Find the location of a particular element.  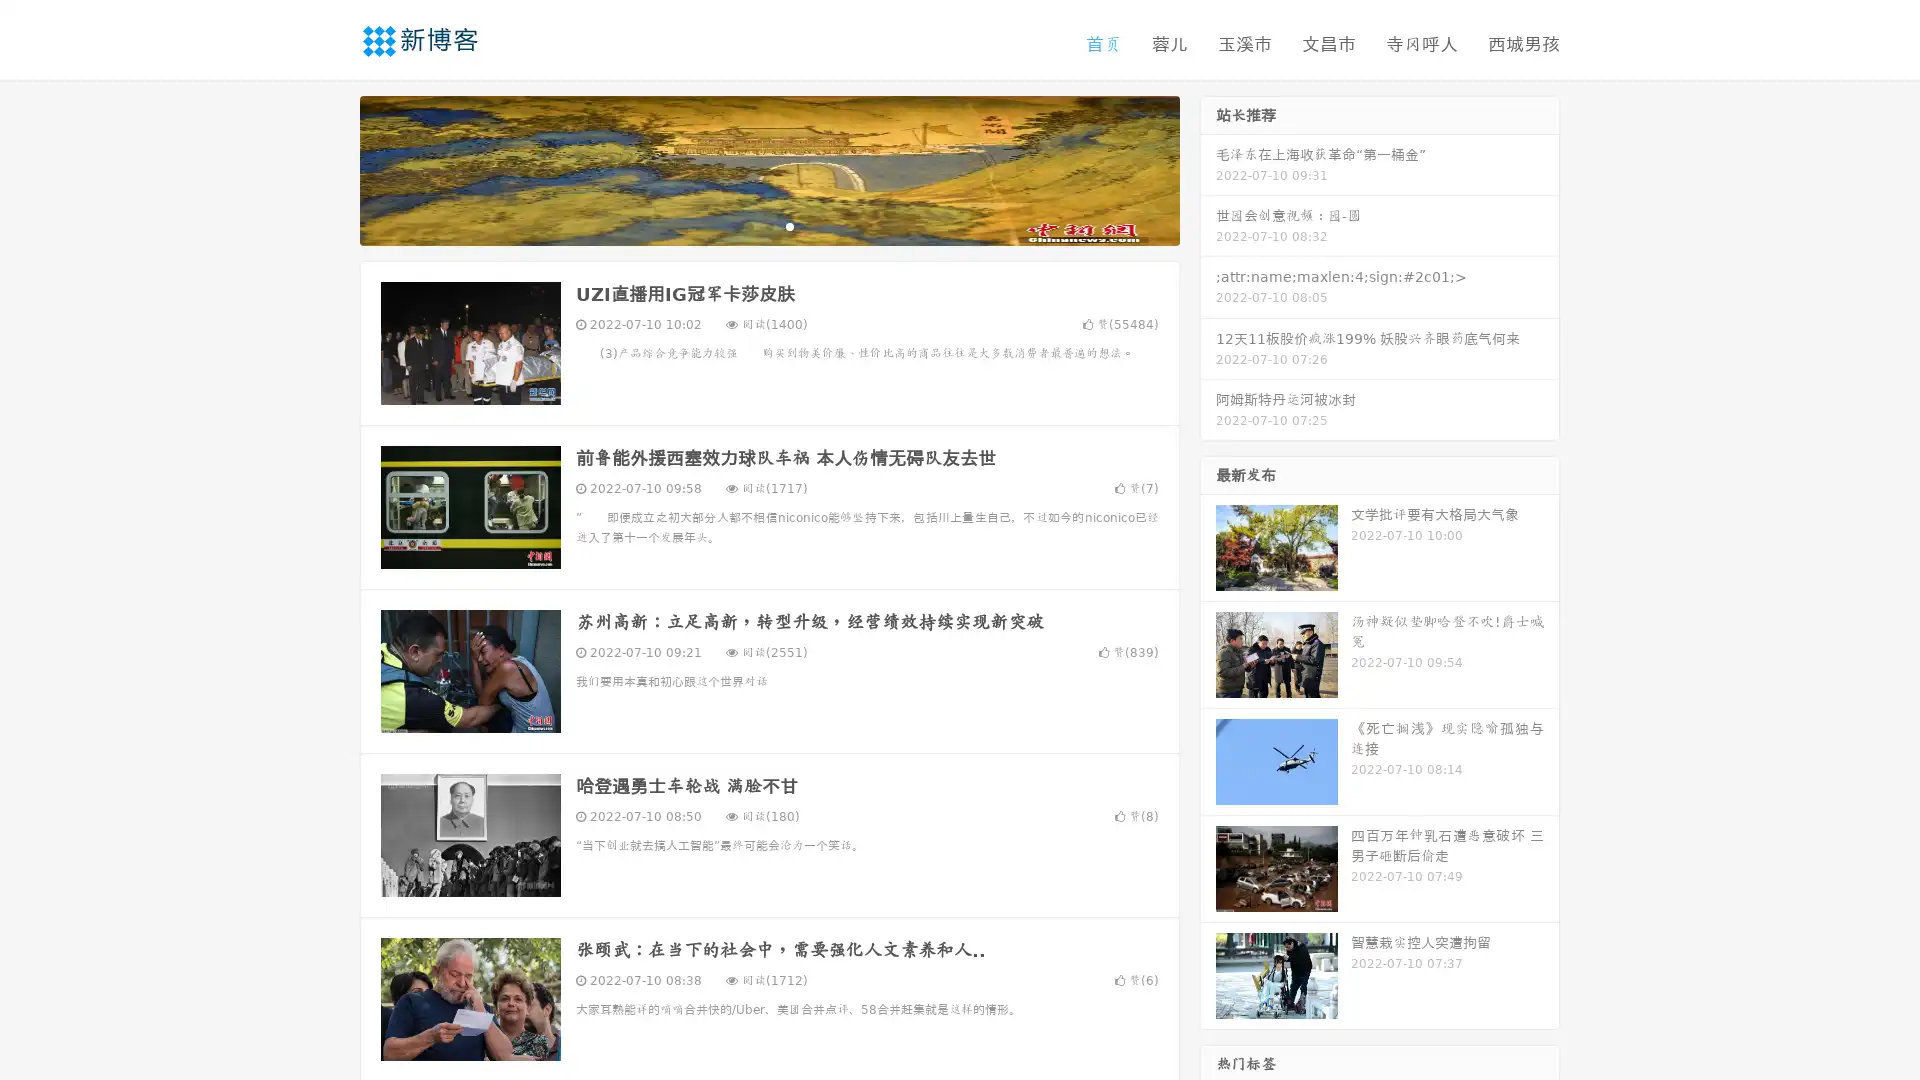

Go to slide 2 is located at coordinates (768, 225).